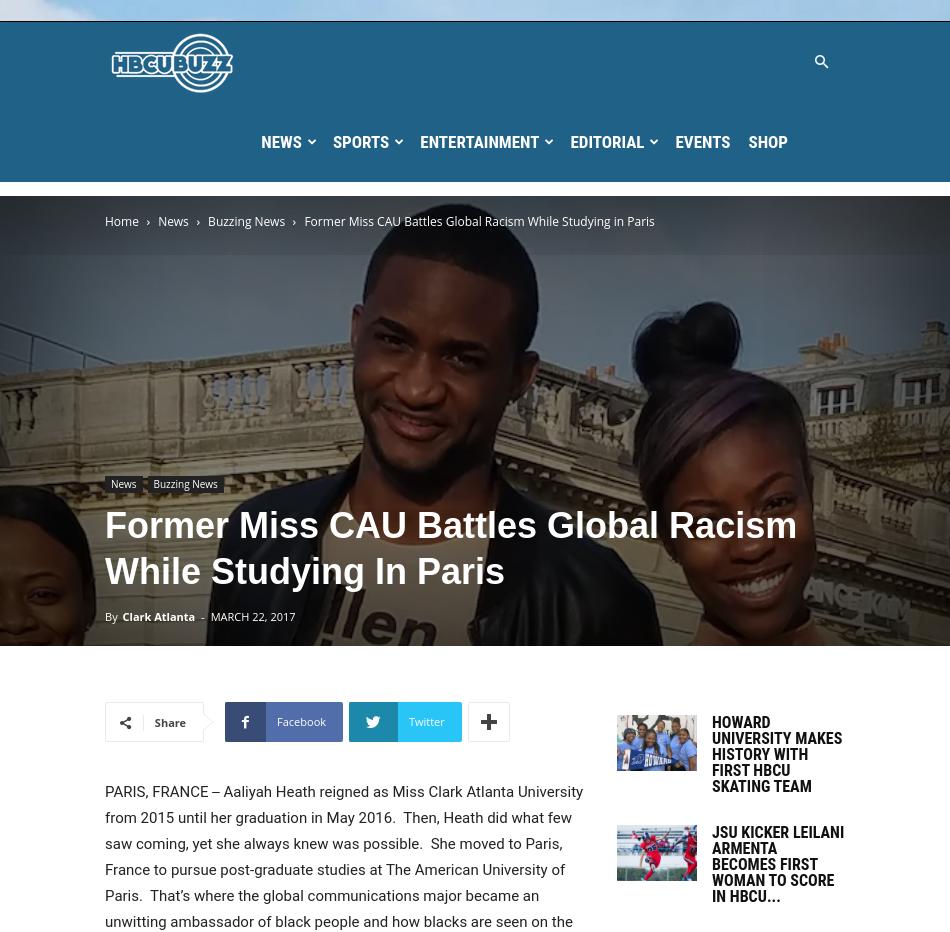  Describe the element at coordinates (776, 863) in the screenshot. I see `'JSU Kicker Leilani Armenta Becomes First Woman to Score in HBCU...'` at that location.